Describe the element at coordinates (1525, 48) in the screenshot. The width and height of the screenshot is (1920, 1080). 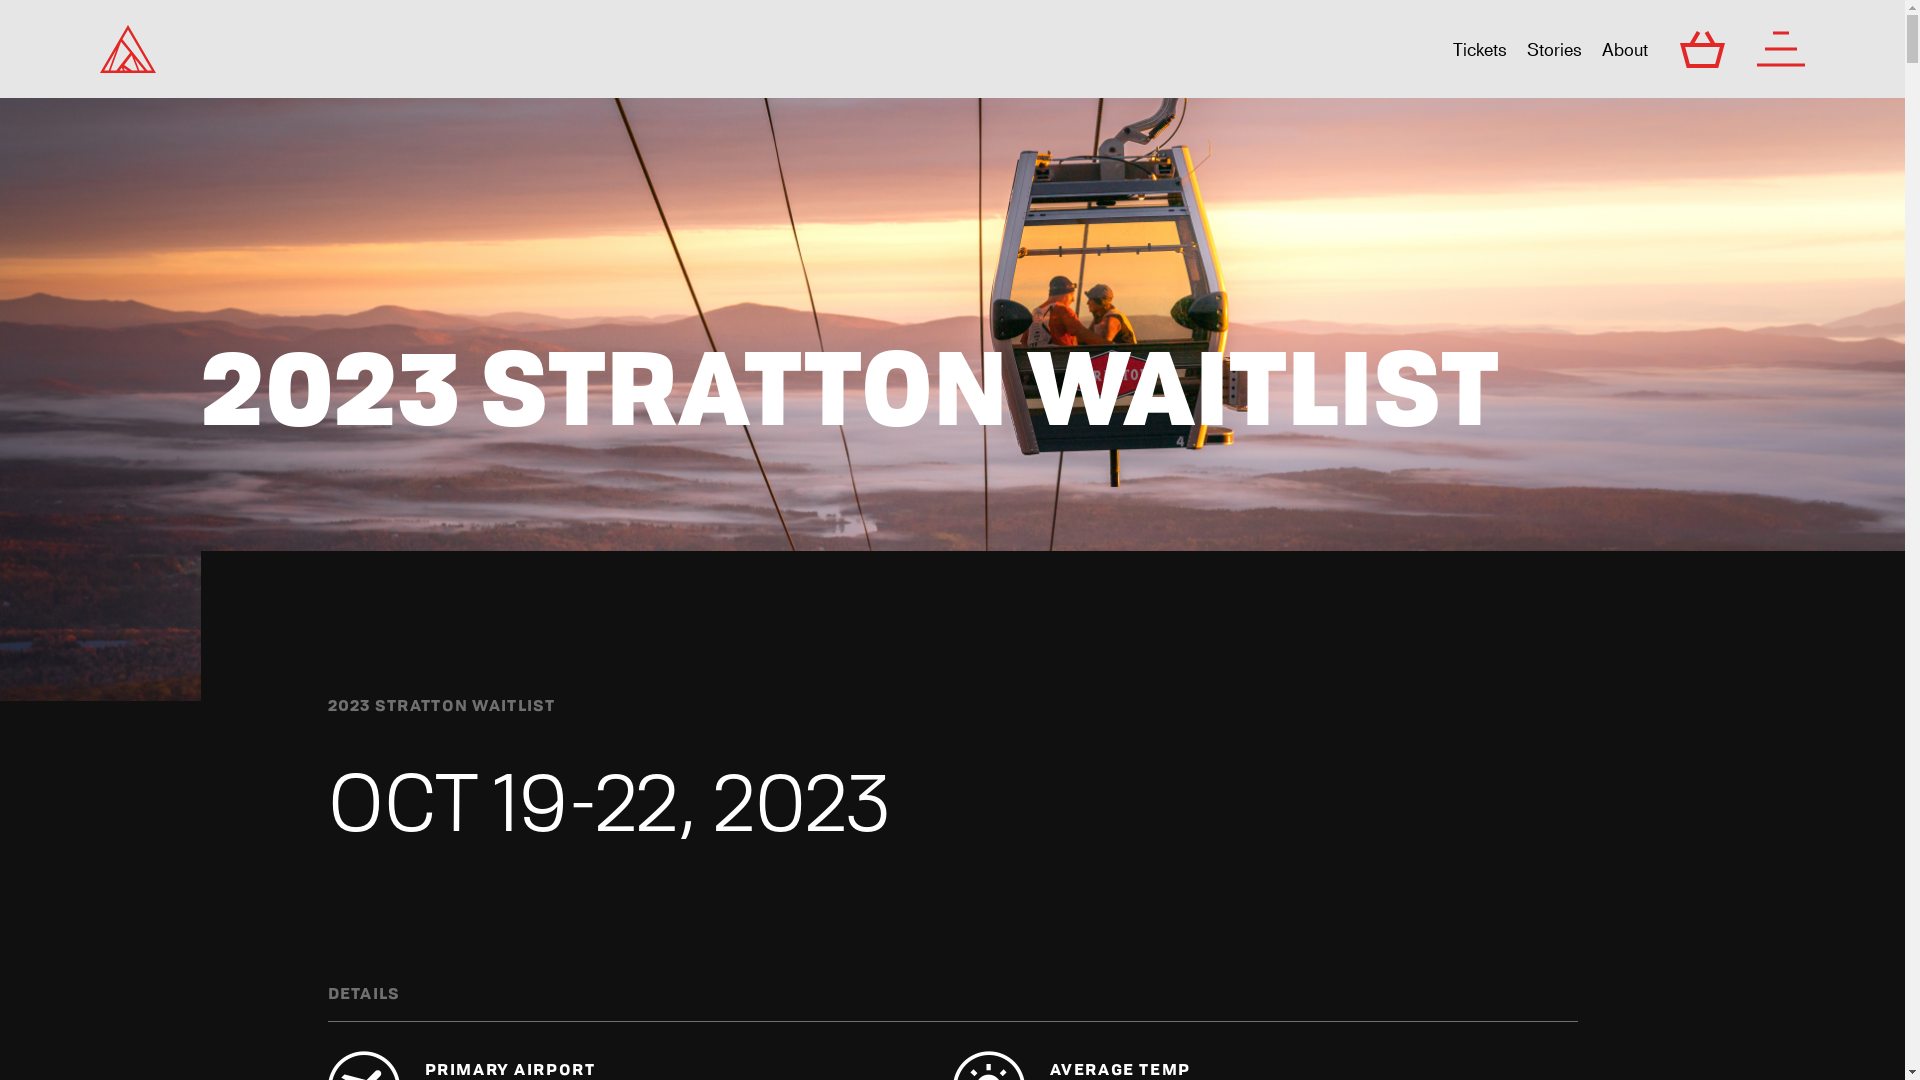
I see `'Stories'` at that location.